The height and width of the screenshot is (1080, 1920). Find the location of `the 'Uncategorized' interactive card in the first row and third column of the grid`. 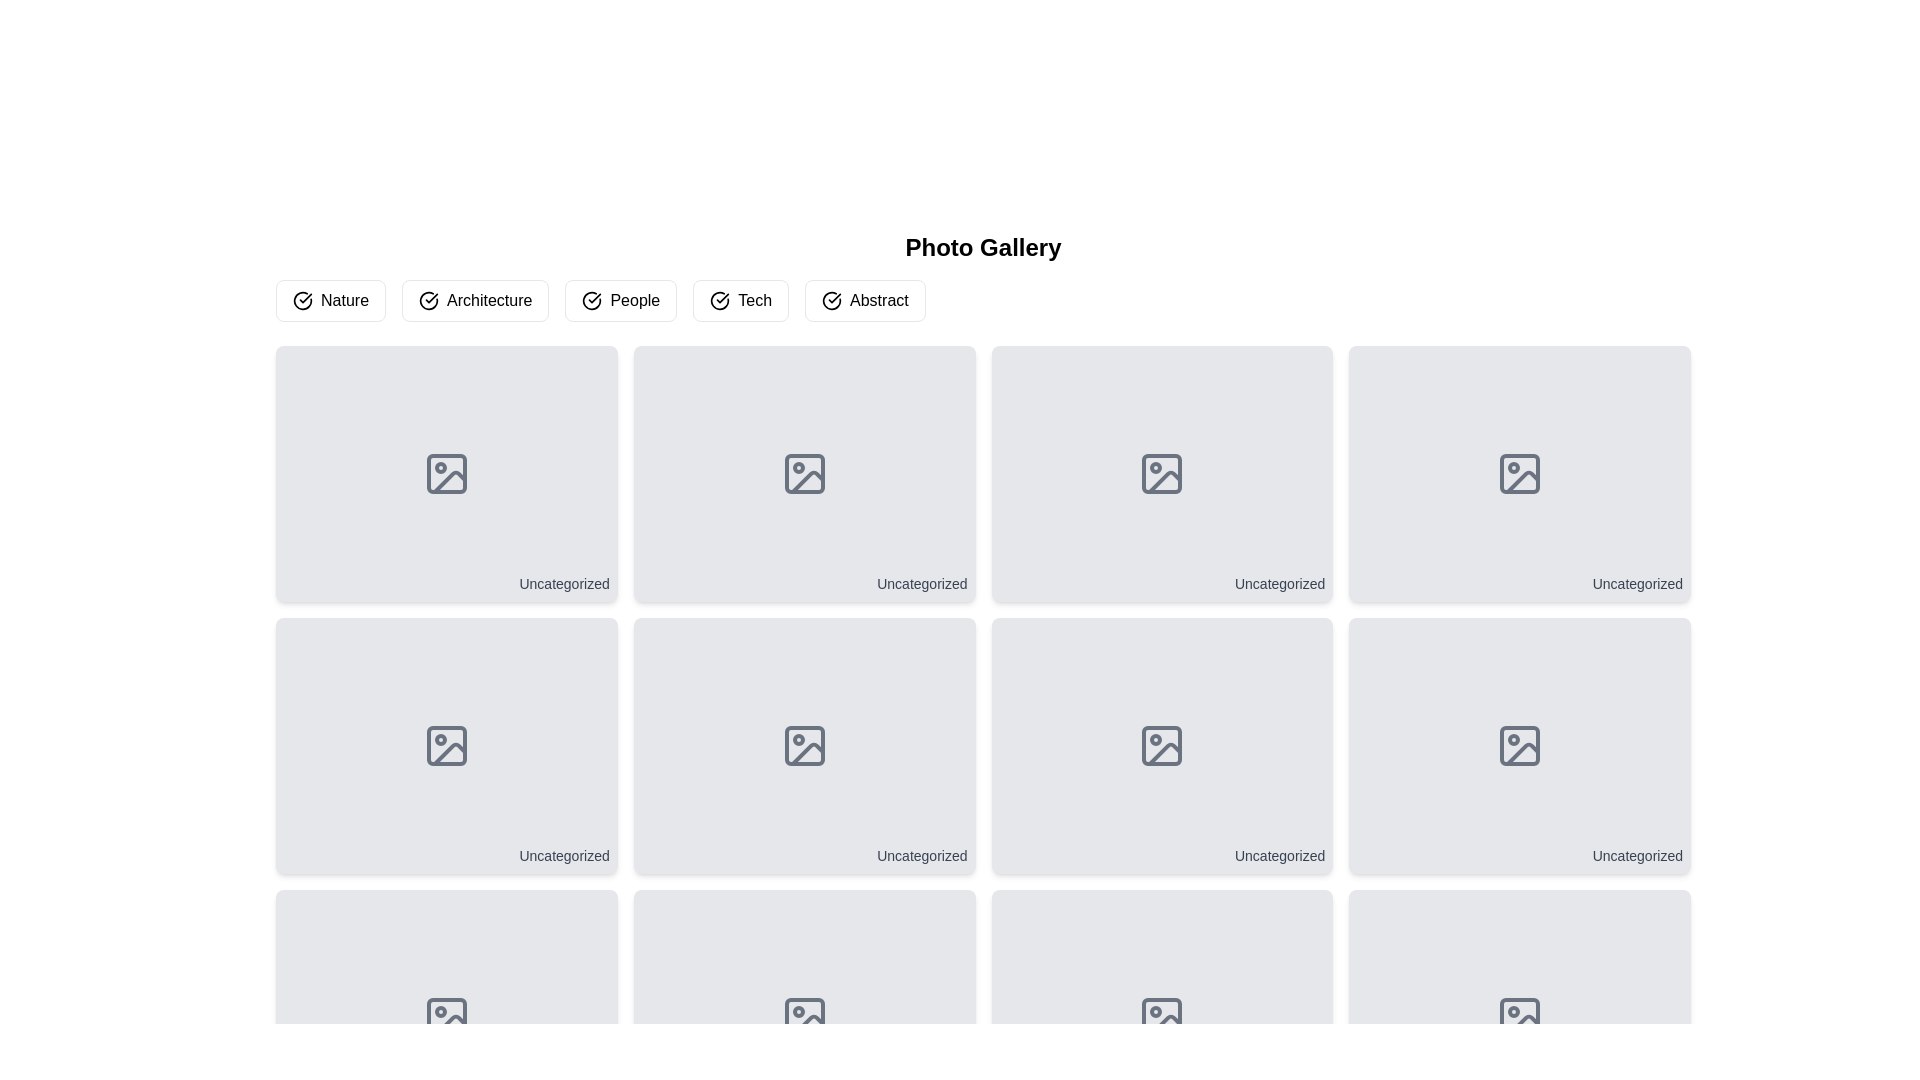

the 'Uncategorized' interactive card in the first row and third column of the grid is located at coordinates (1162, 474).